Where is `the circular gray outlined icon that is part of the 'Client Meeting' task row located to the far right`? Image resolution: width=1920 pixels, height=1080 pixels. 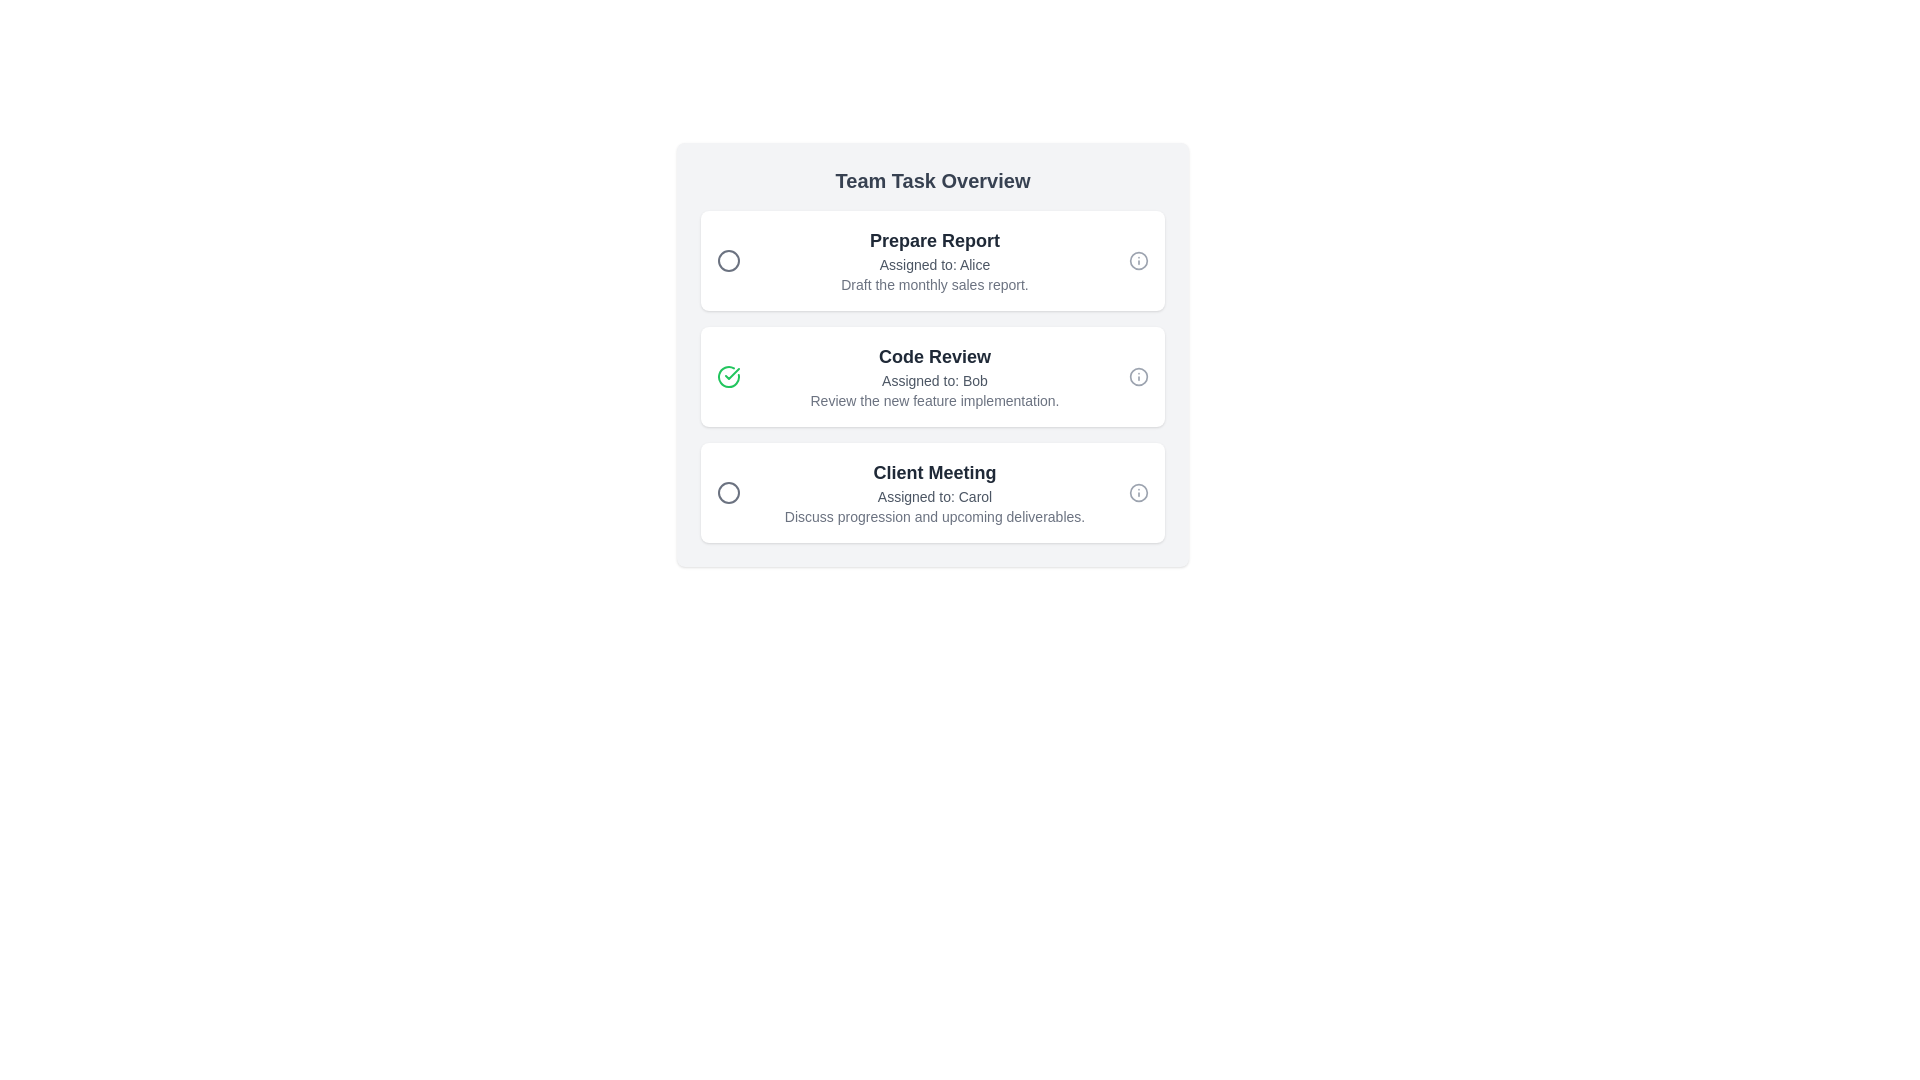 the circular gray outlined icon that is part of the 'Client Meeting' task row located to the far right is located at coordinates (1138, 493).